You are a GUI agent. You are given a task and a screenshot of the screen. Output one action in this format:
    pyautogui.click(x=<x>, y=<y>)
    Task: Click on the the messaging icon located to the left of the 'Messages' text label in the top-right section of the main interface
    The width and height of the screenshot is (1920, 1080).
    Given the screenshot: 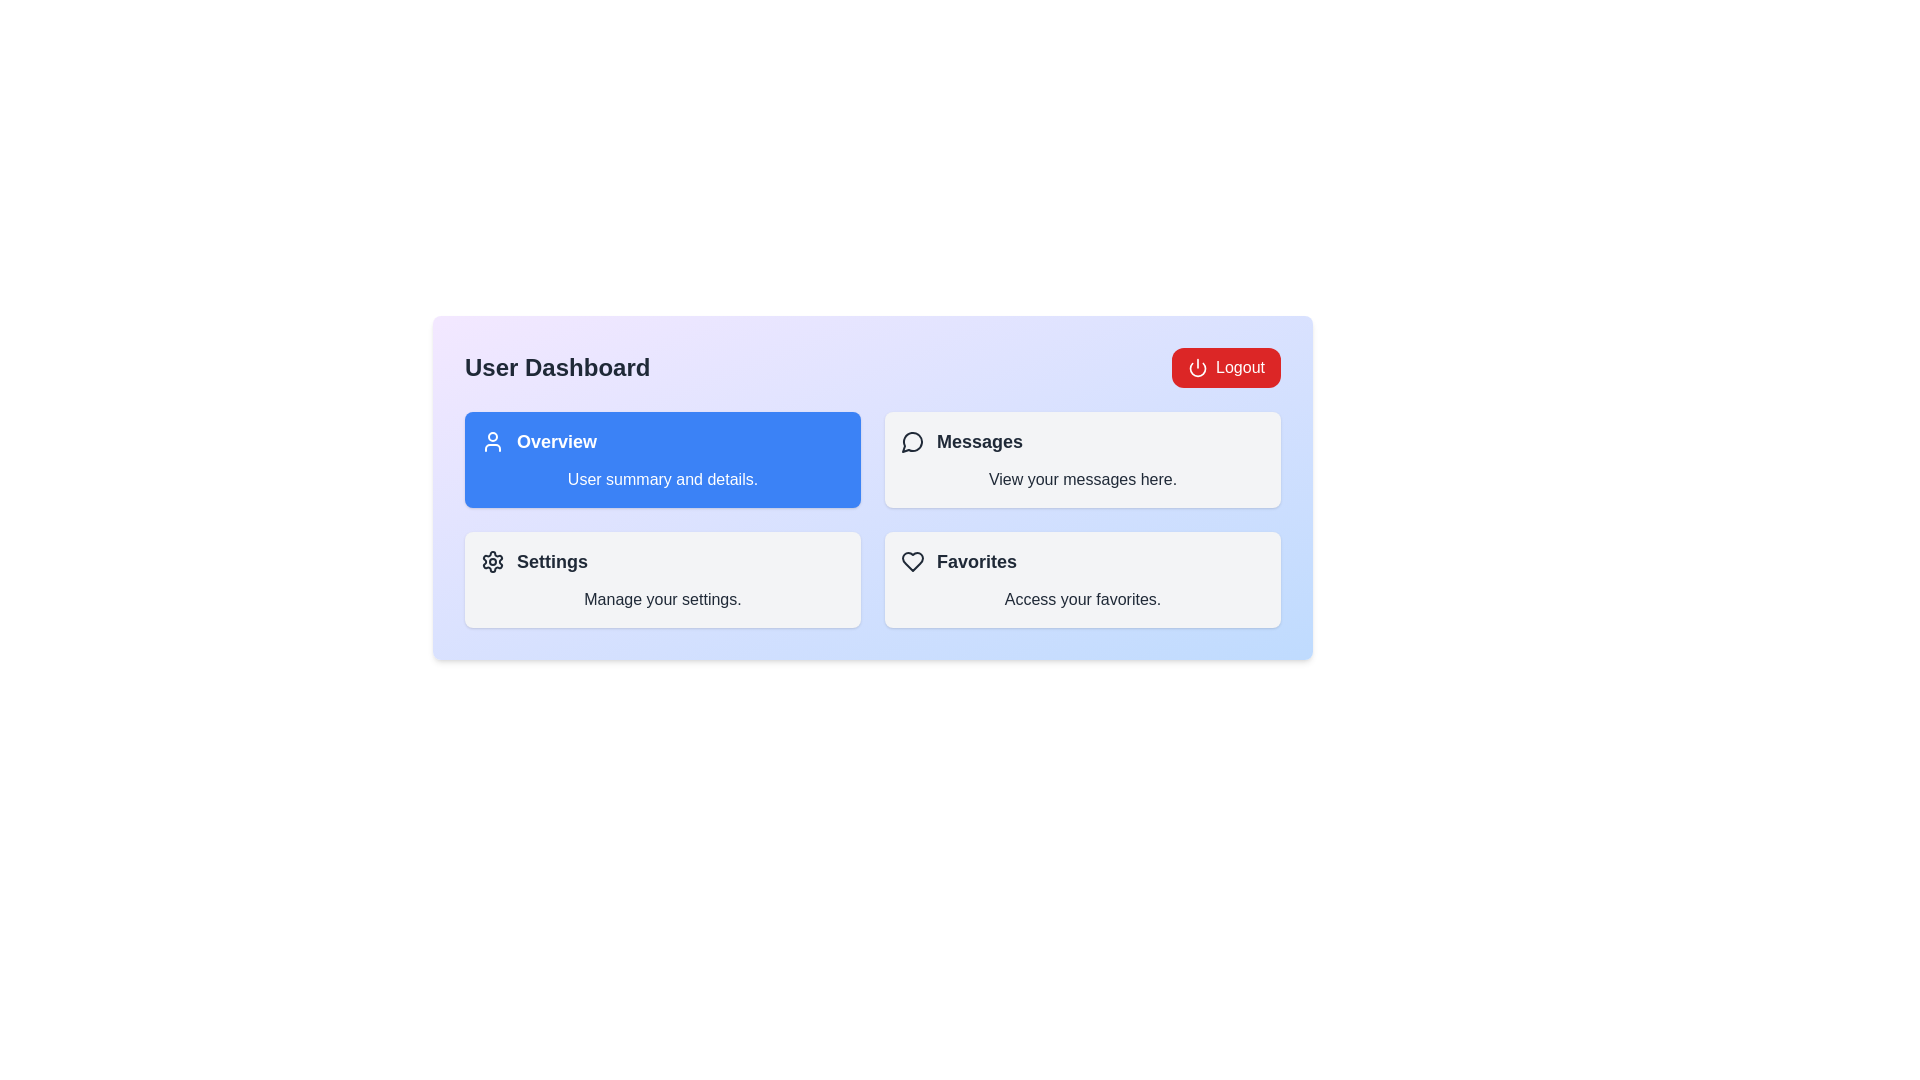 What is the action you would take?
    pyautogui.click(x=911, y=441)
    